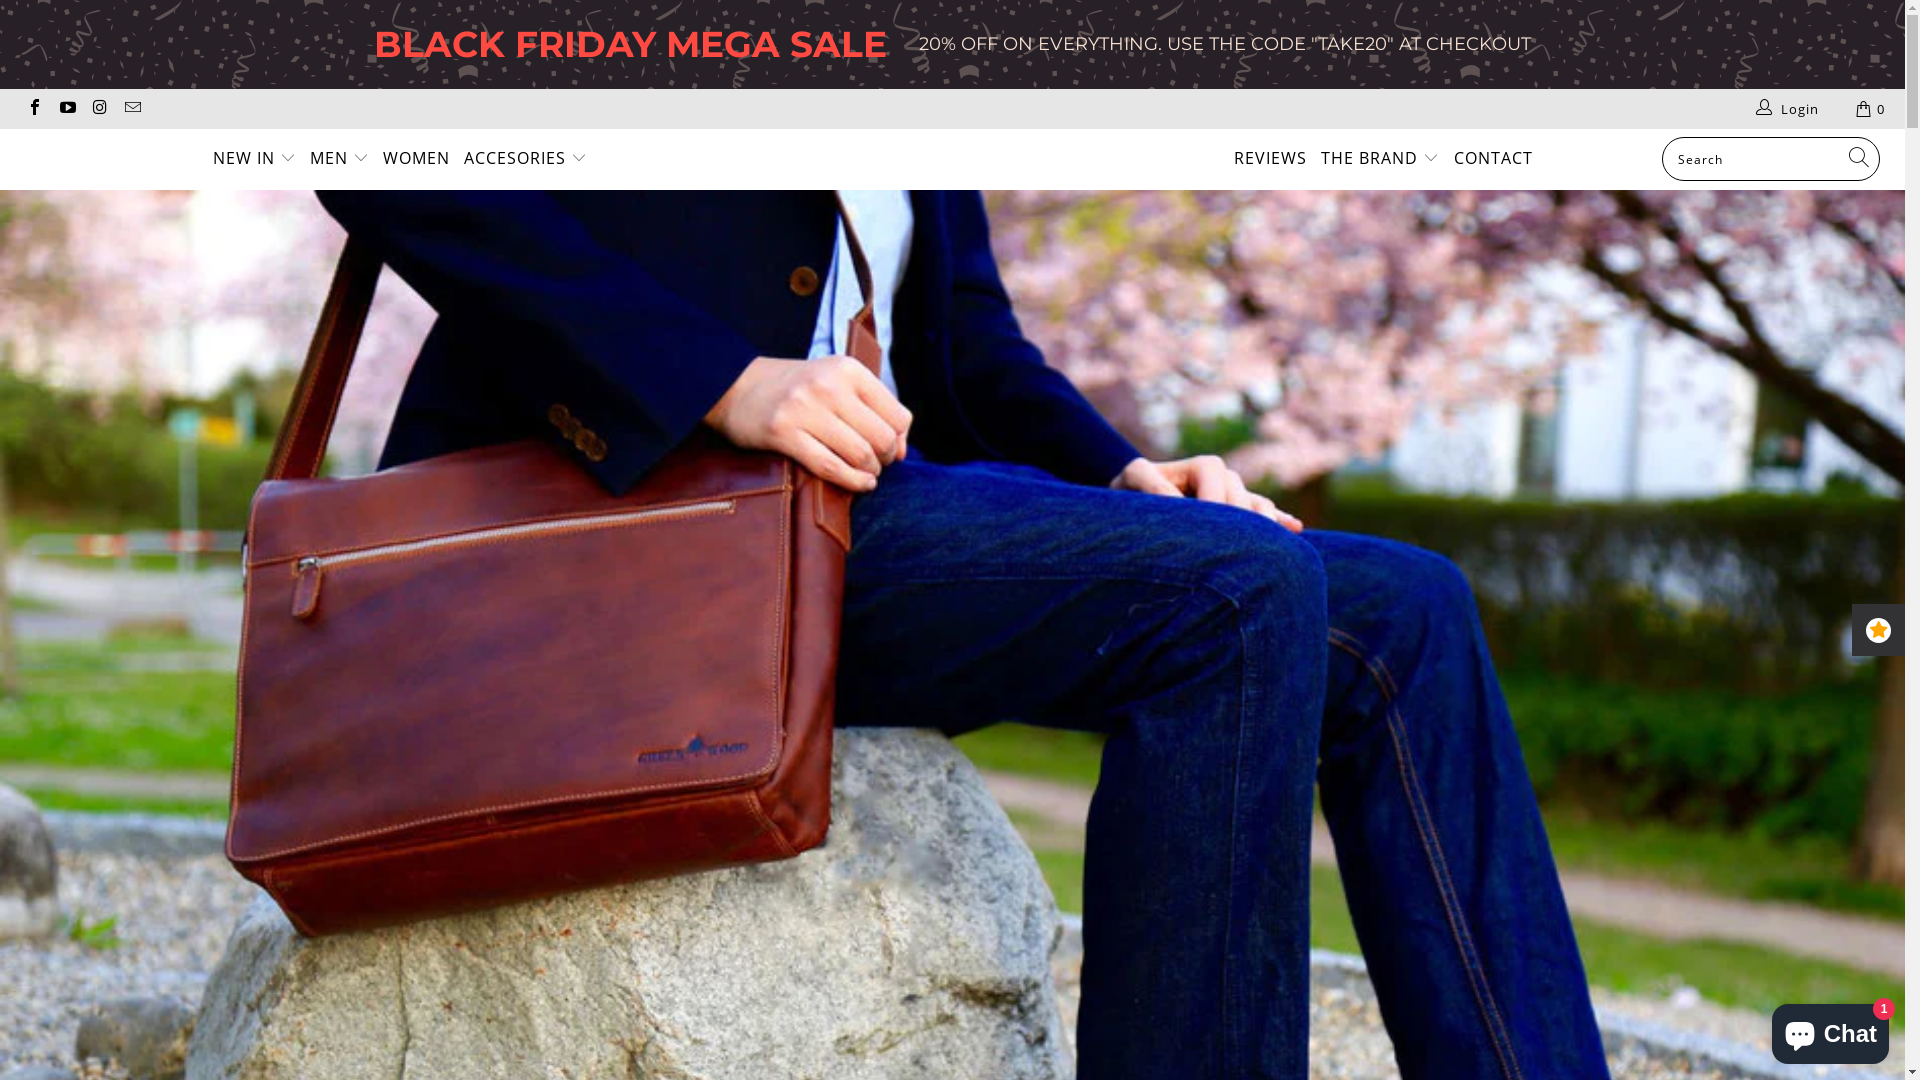 This screenshot has width=1920, height=1080. What do you see at coordinates (129, 108) in the screenshot?
I see `'Email Greenwood Leather'` at bounding box center [129, 108].